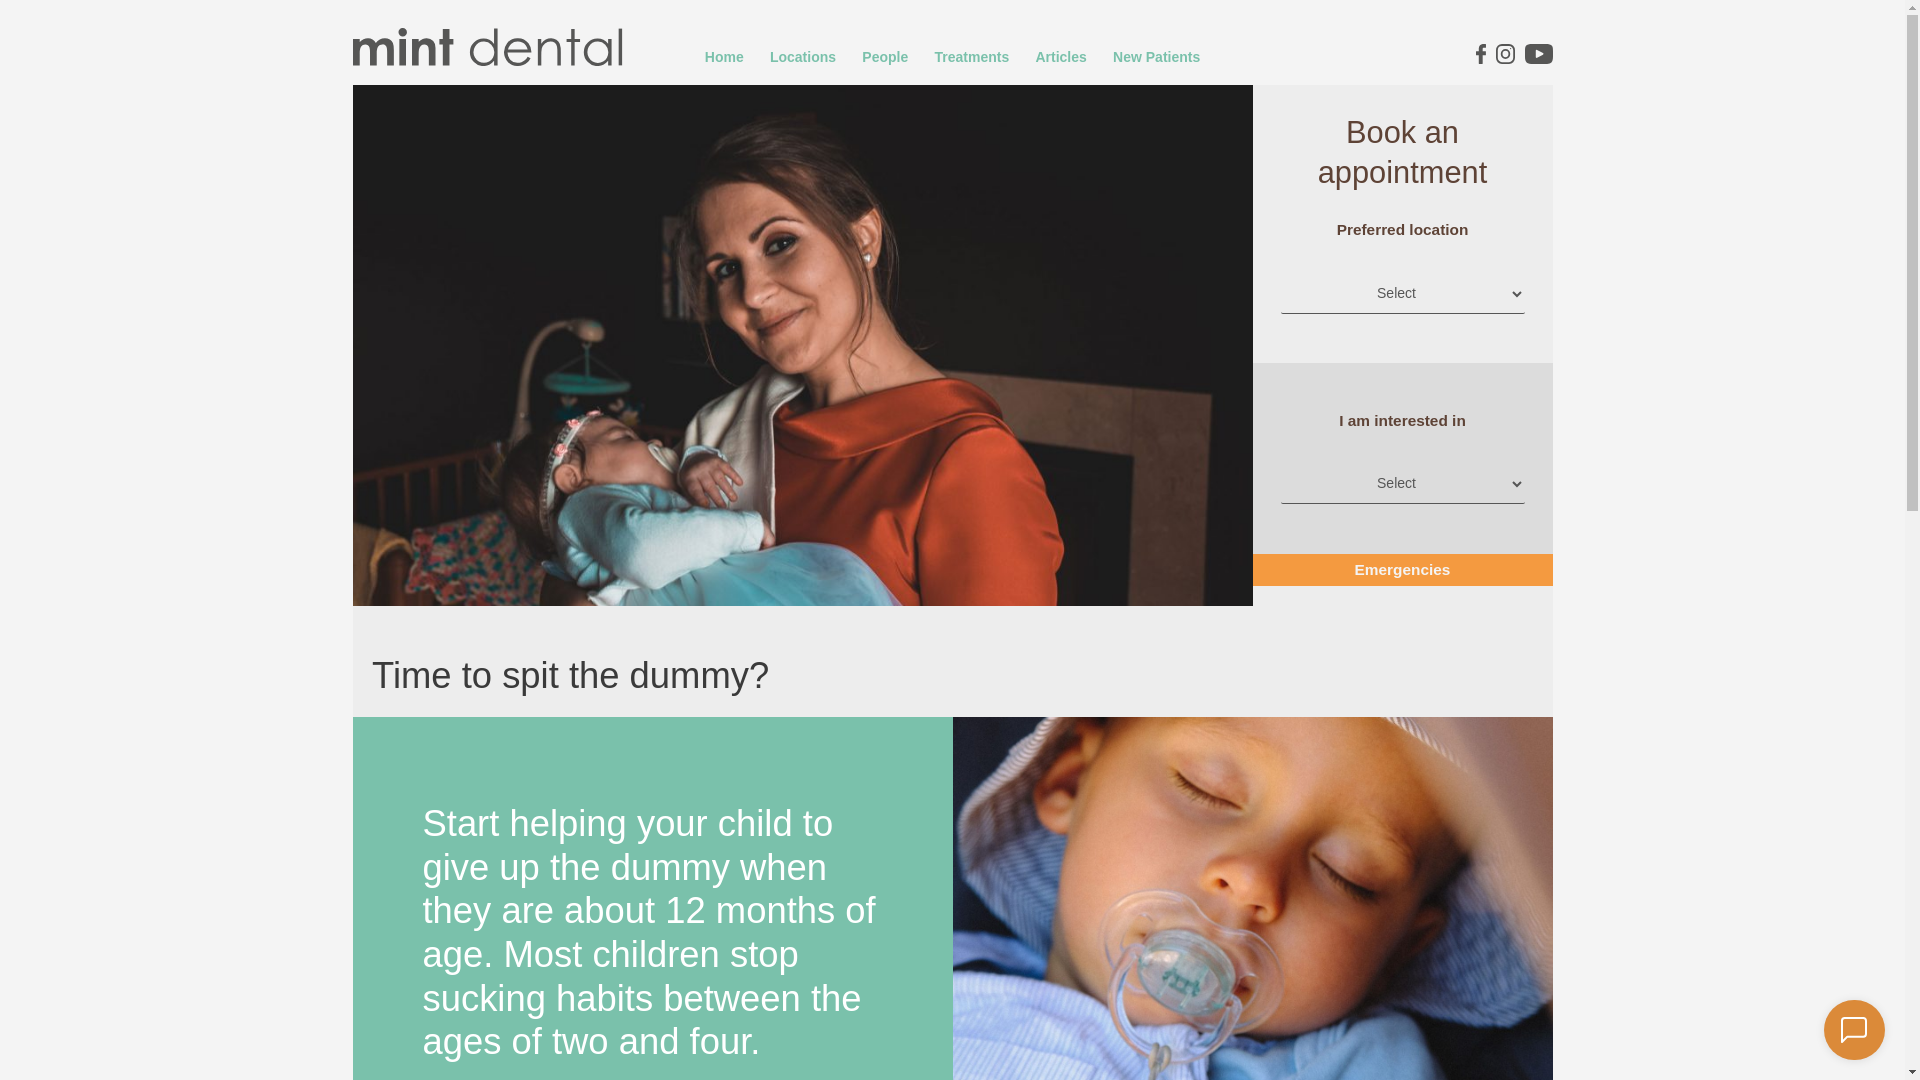 This screenshot has width=1920, height=1080. I want to click on 'Emergencies', so click(1265, 570).